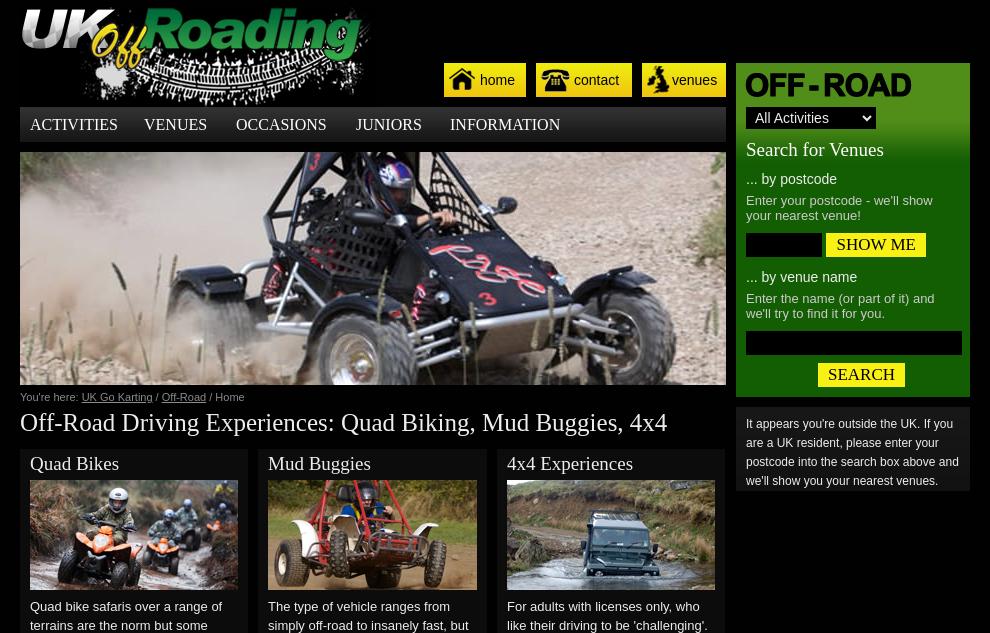  I want to click on '... by postcode', so click(791, 179).